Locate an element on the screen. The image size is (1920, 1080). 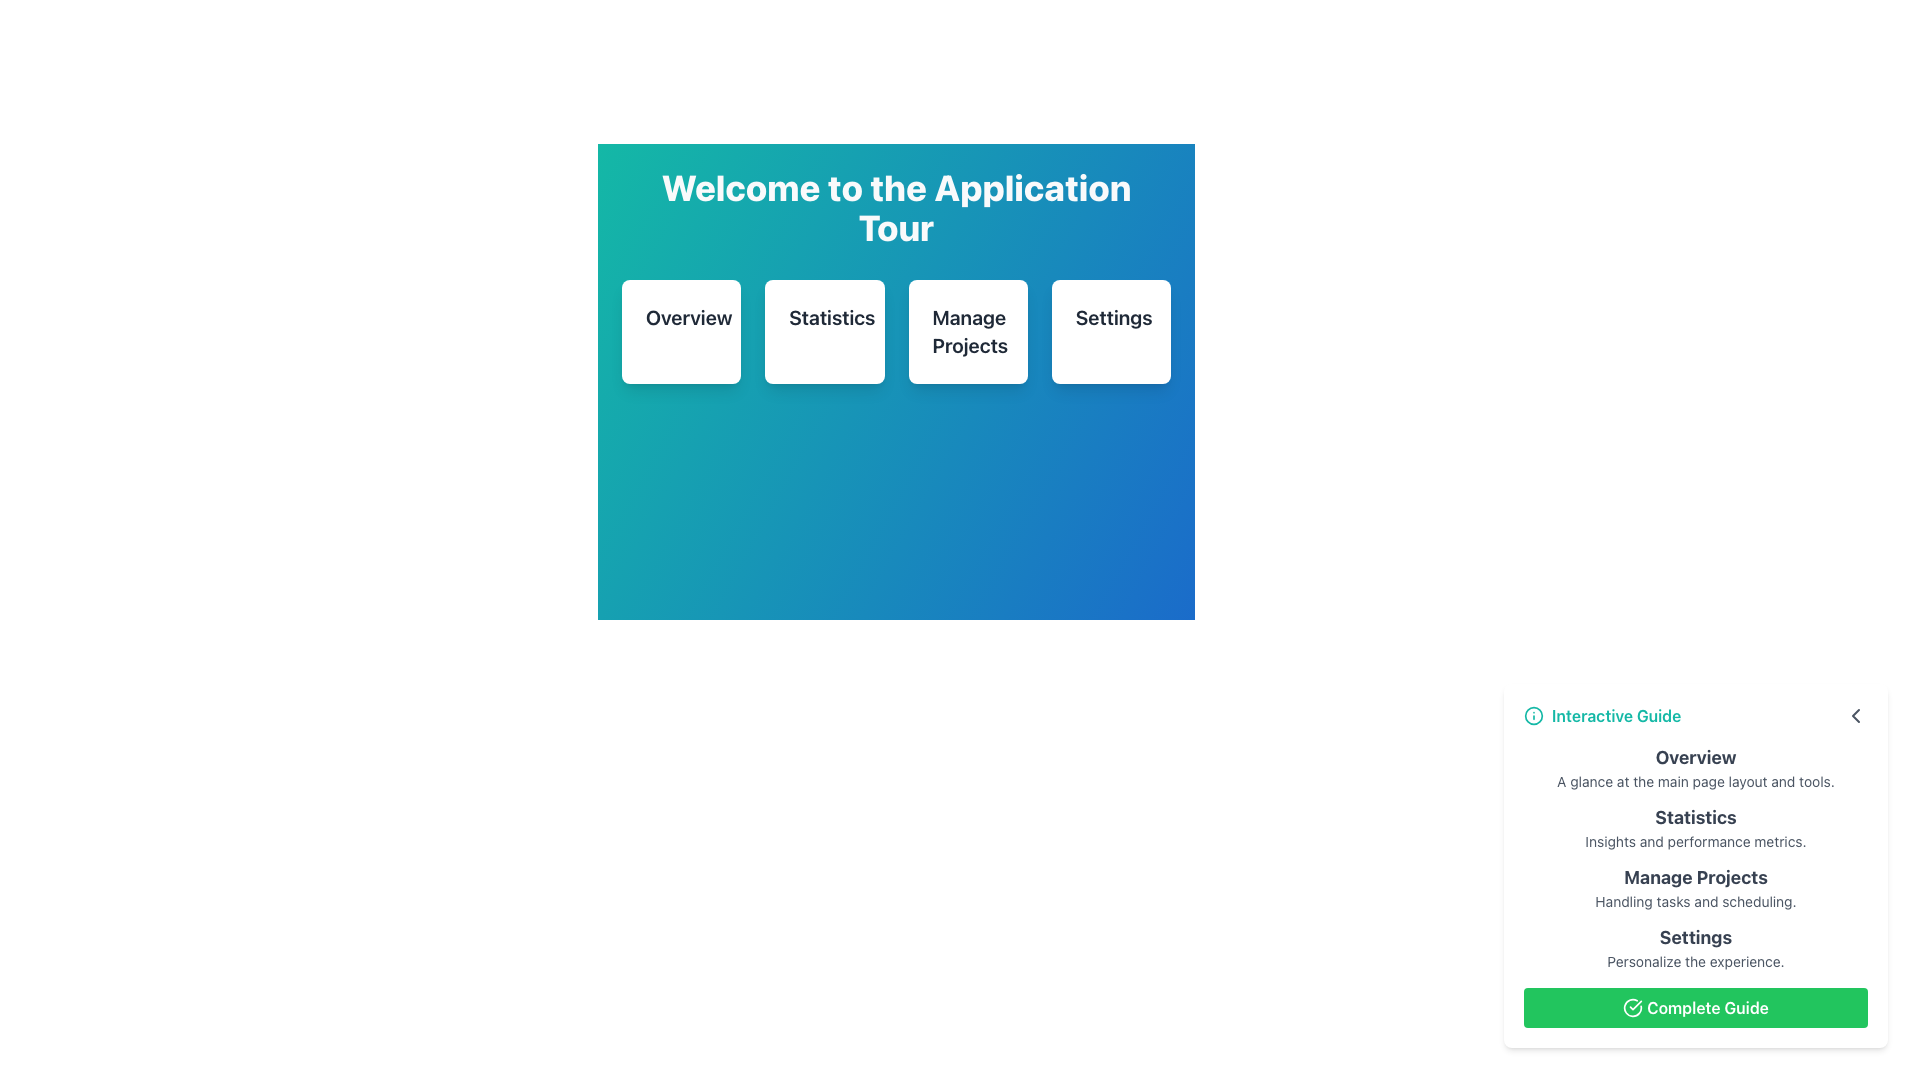
the bold, large-sized 'Statistics' label in the right-hand sidebar which is styled in gray font is located at coordinates (1694, 817).